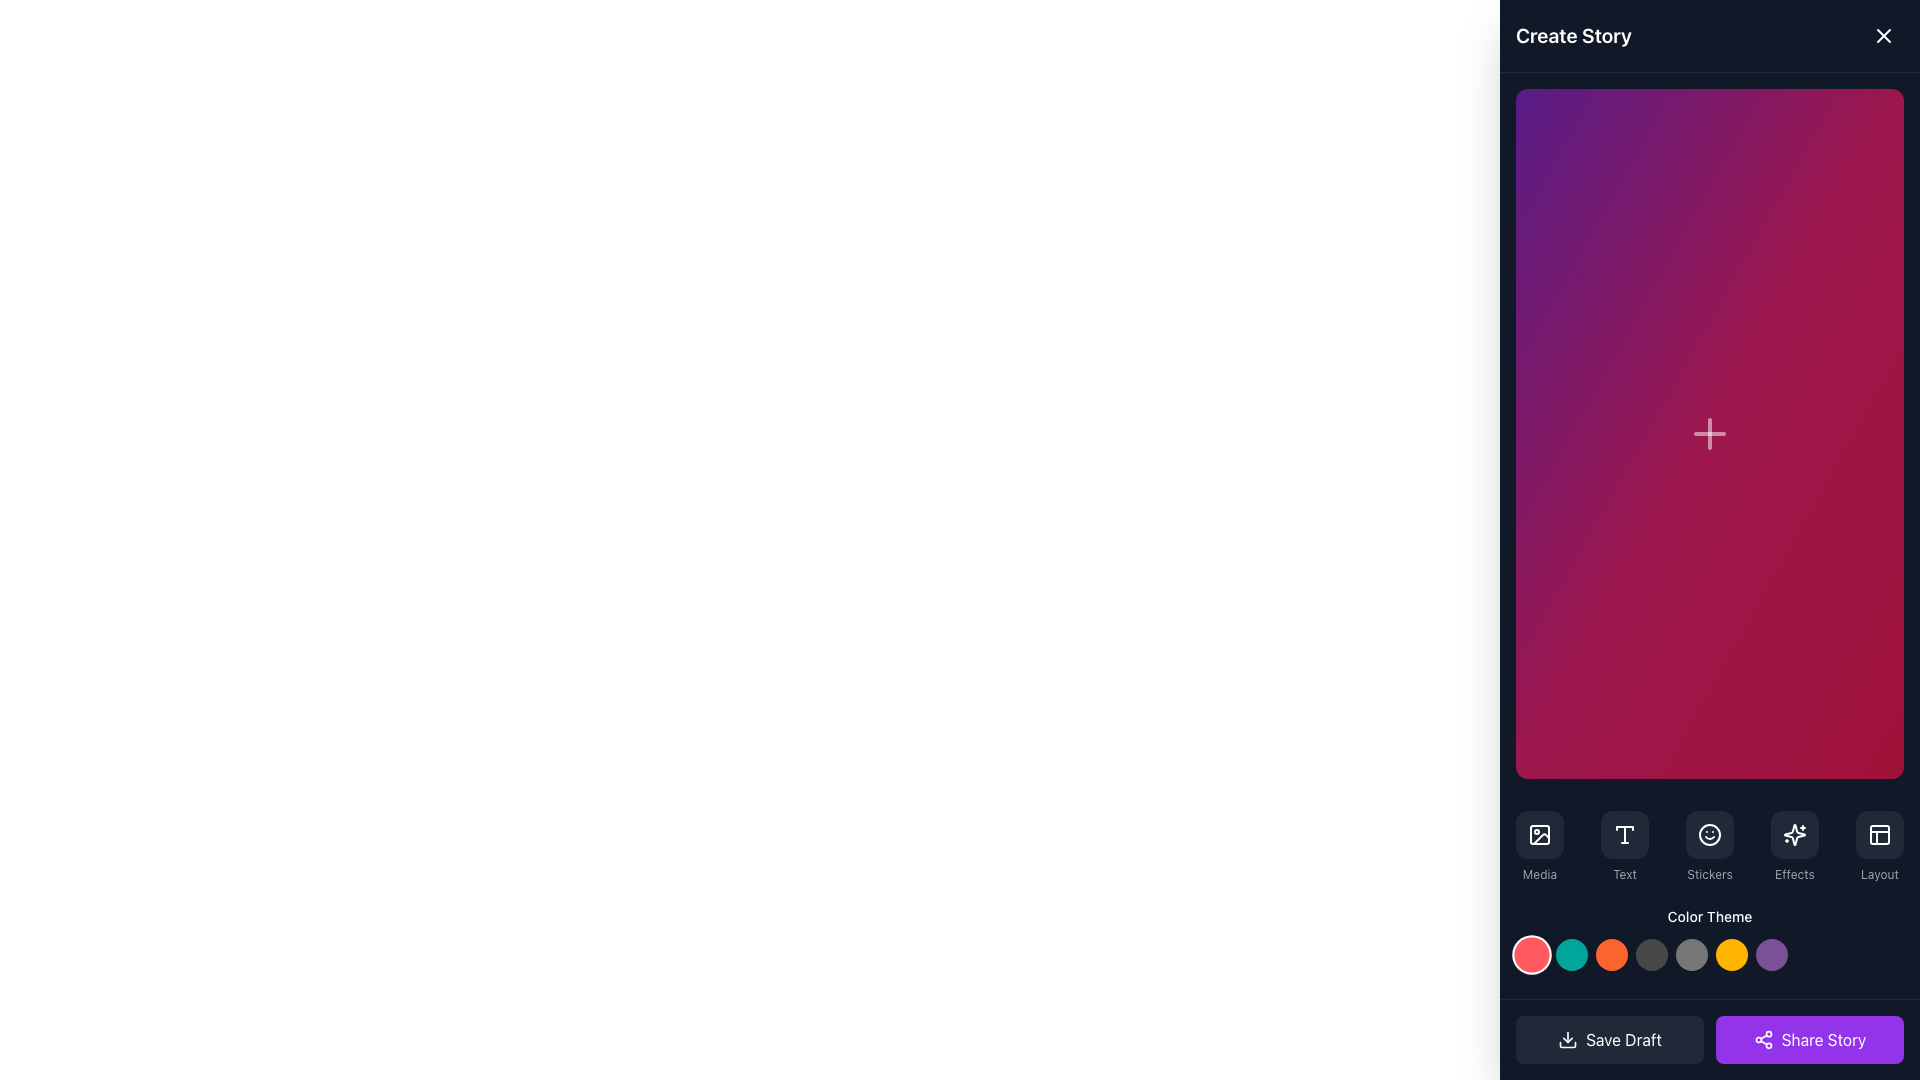  Describe the element at coordinates (1708, 845) in the screenshot. I see `the sticker button, which is the third button in a series of five aligned horizontally at the bottom of the sidebar, located between 'Text' and 'Effects'` at that location.